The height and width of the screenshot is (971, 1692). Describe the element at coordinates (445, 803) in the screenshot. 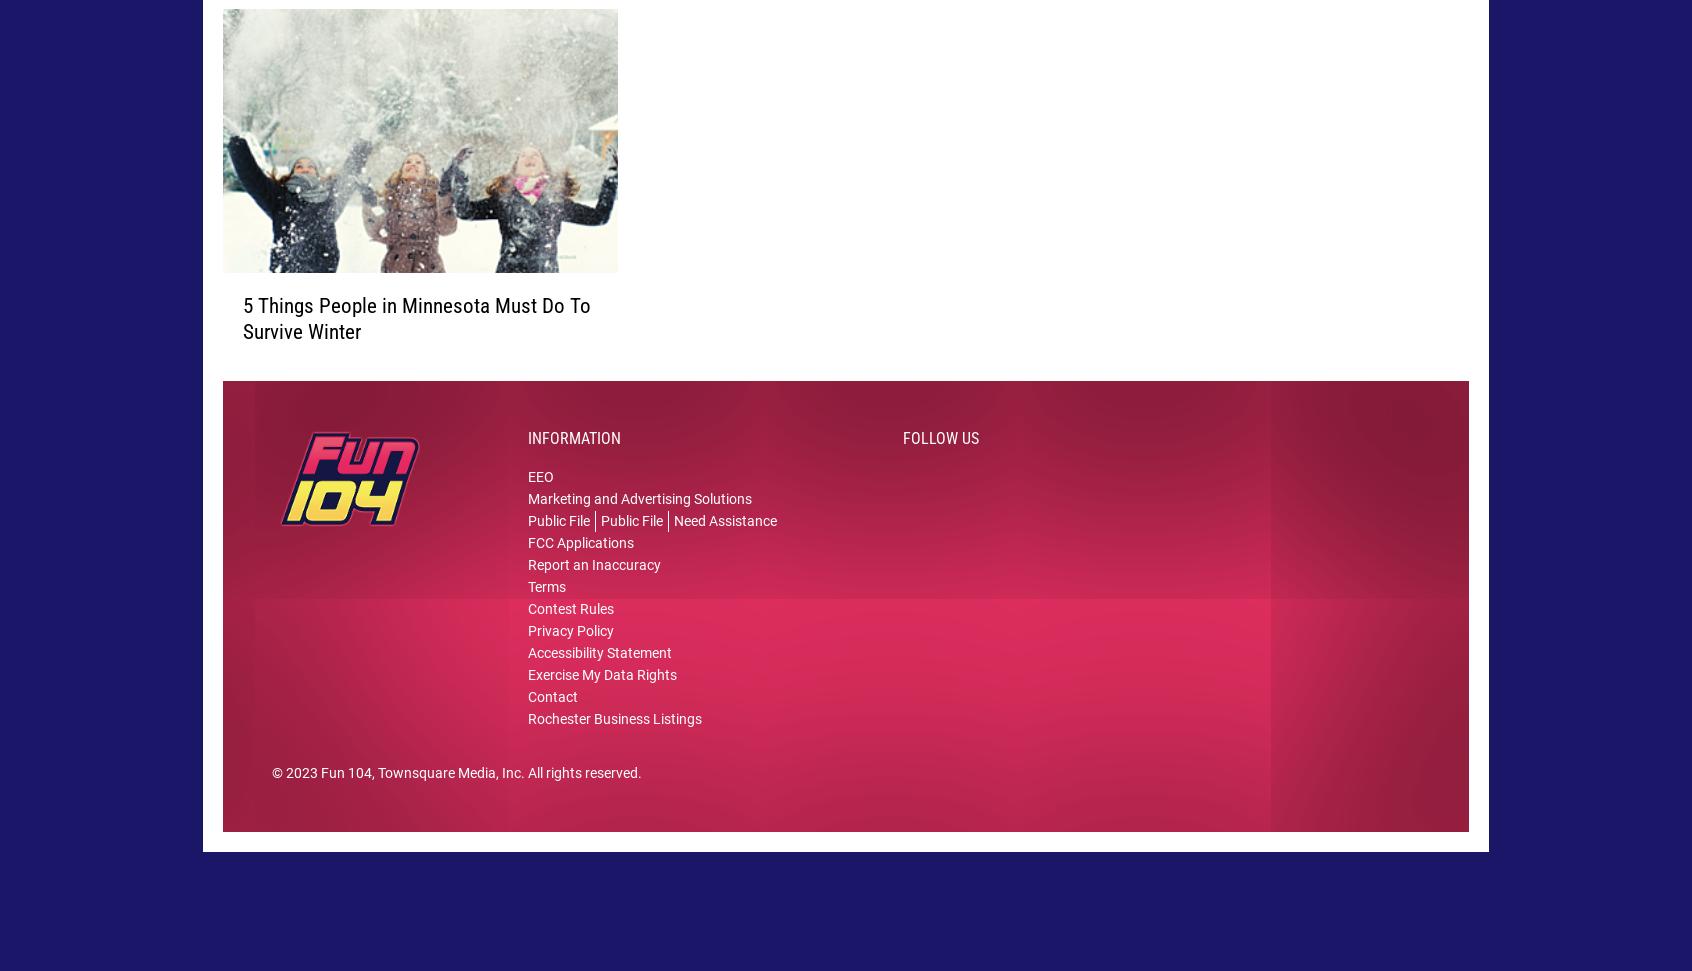

I see `', Townsquare Media, Inc'` at that location.